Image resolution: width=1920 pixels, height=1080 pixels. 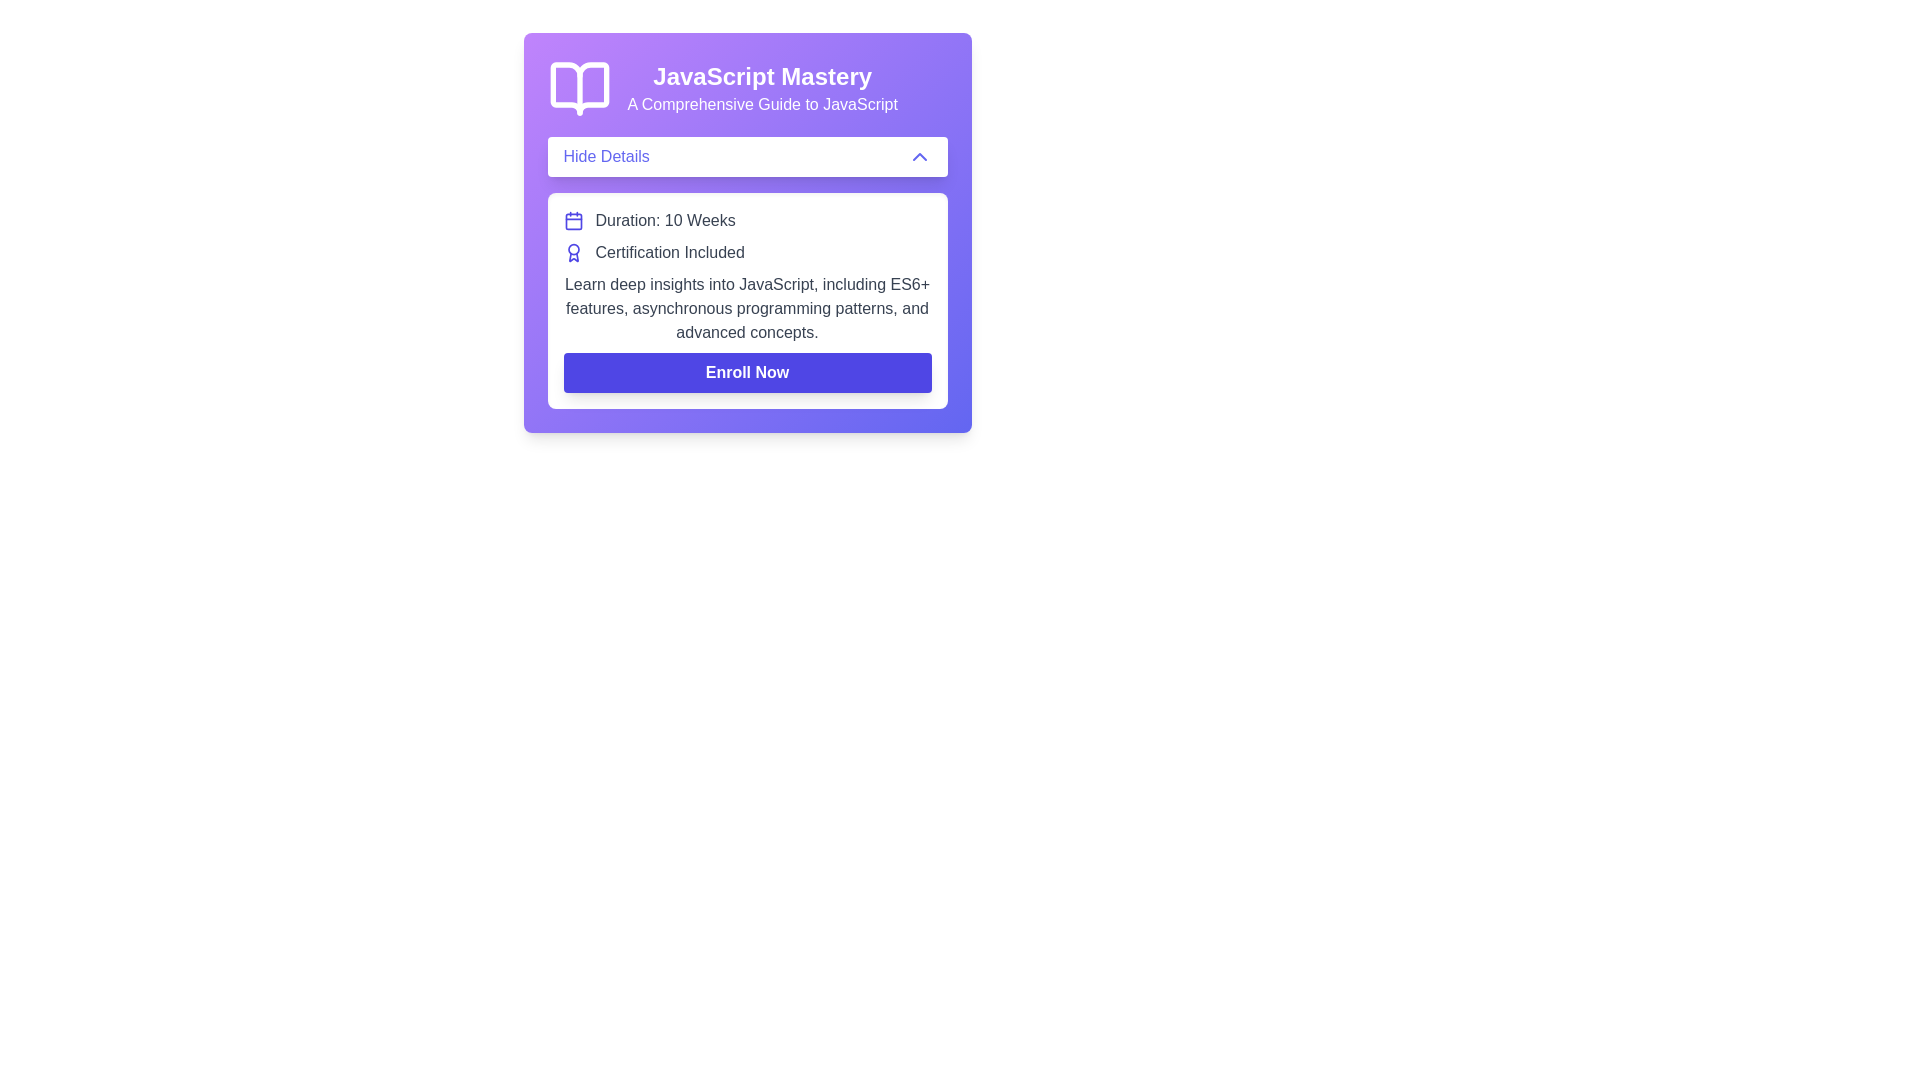 What do you see at coordinates (761, 104) in the screenshot?
I see `the text label reading 'A Comprehensive Guide to JavaScript' displayed below the header 'JavaScript Mastery', which is styled in white against a purple background` at bounding box center [761, 104].